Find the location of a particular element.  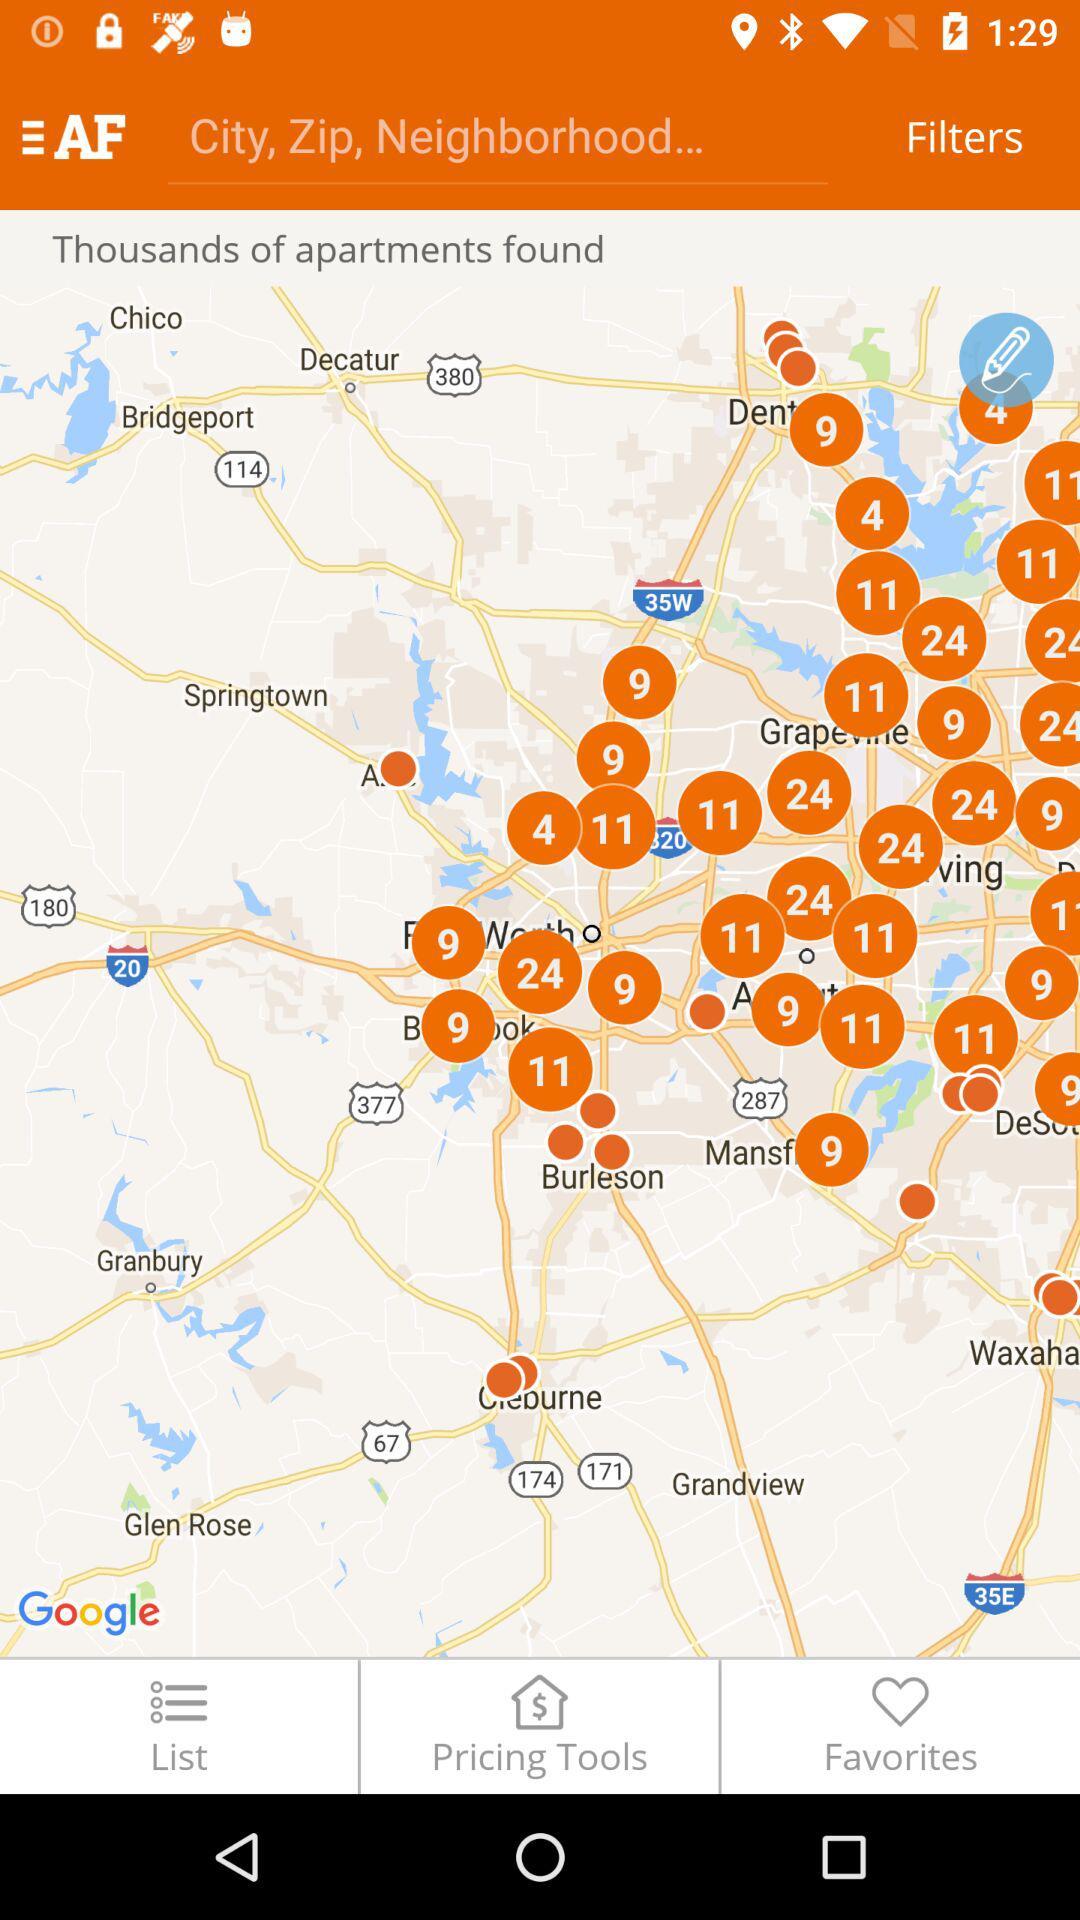

plot a route on the map is located at coordinates (1006, 360).